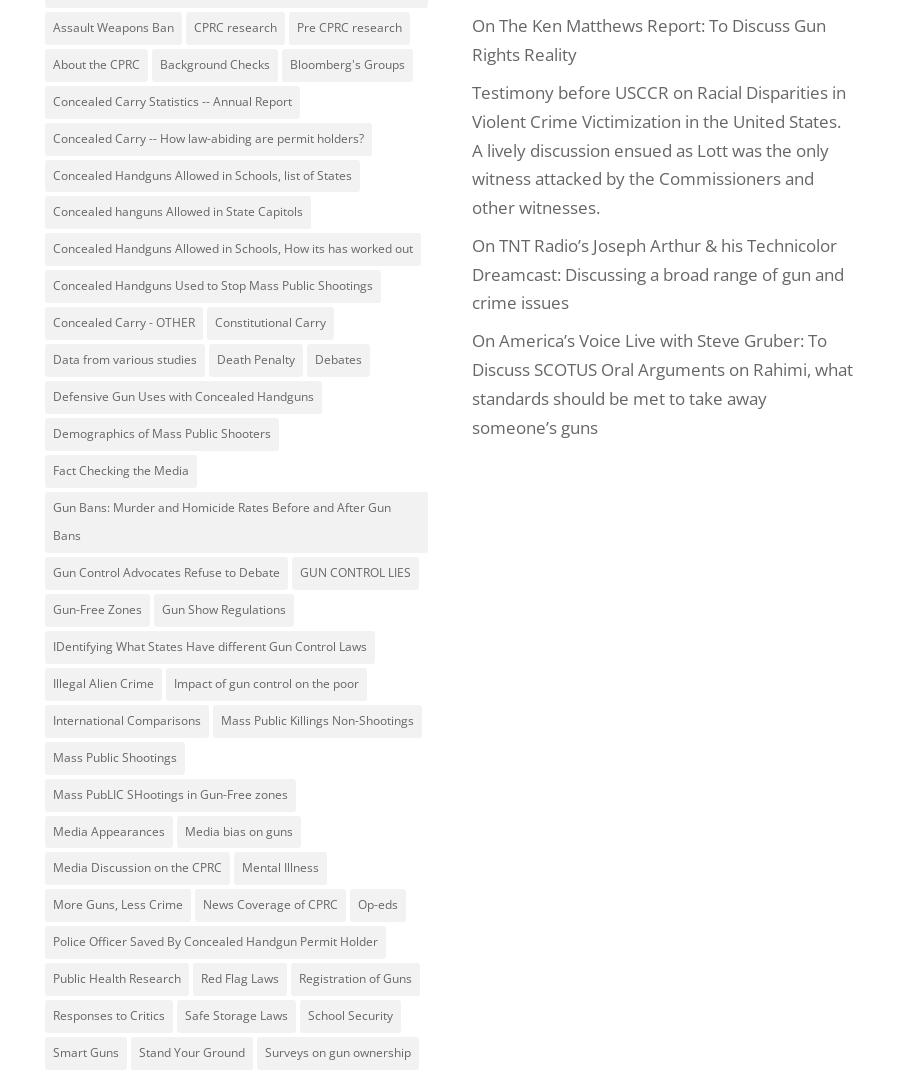  I want to click on 'Gun Show Regulations', so click(224, 608).